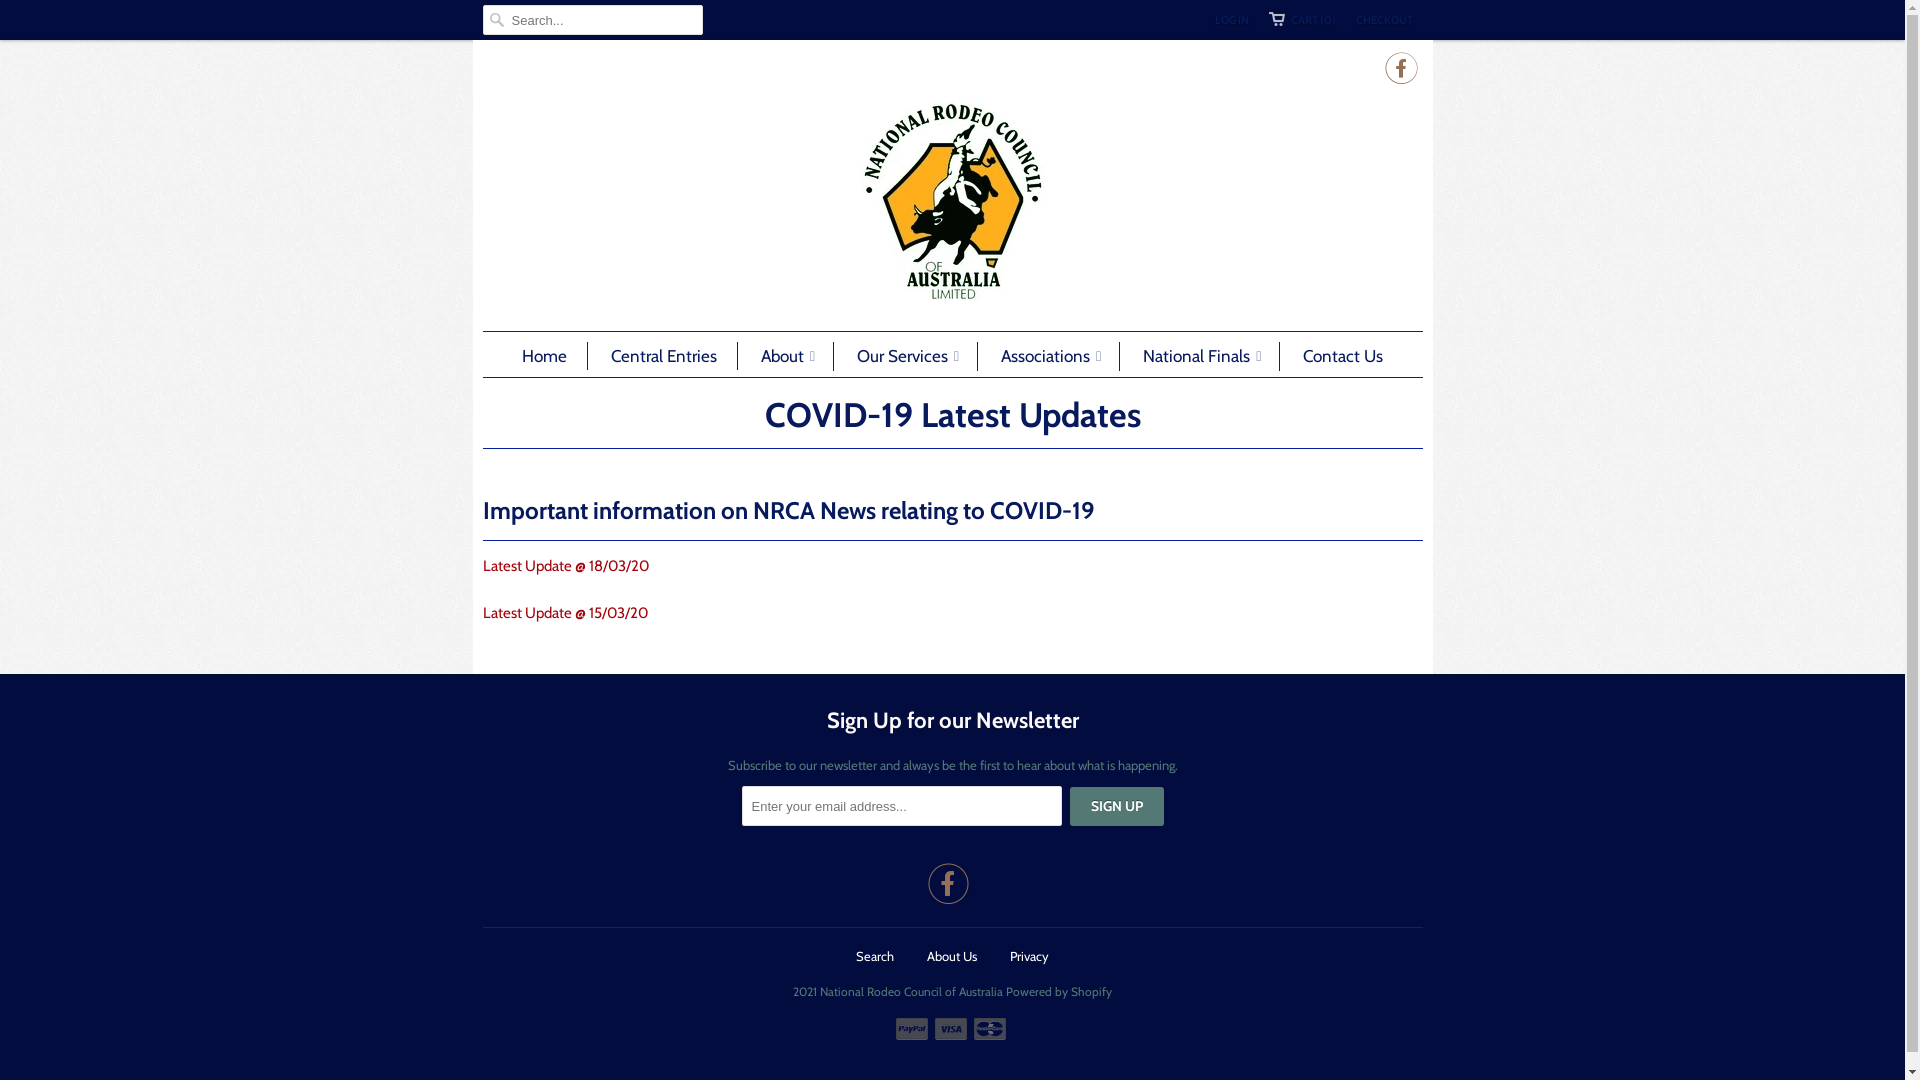  What do you see at coordinates (522, 354) in the screenshot?
I see `'Home'` at bounding box center [522, 354].